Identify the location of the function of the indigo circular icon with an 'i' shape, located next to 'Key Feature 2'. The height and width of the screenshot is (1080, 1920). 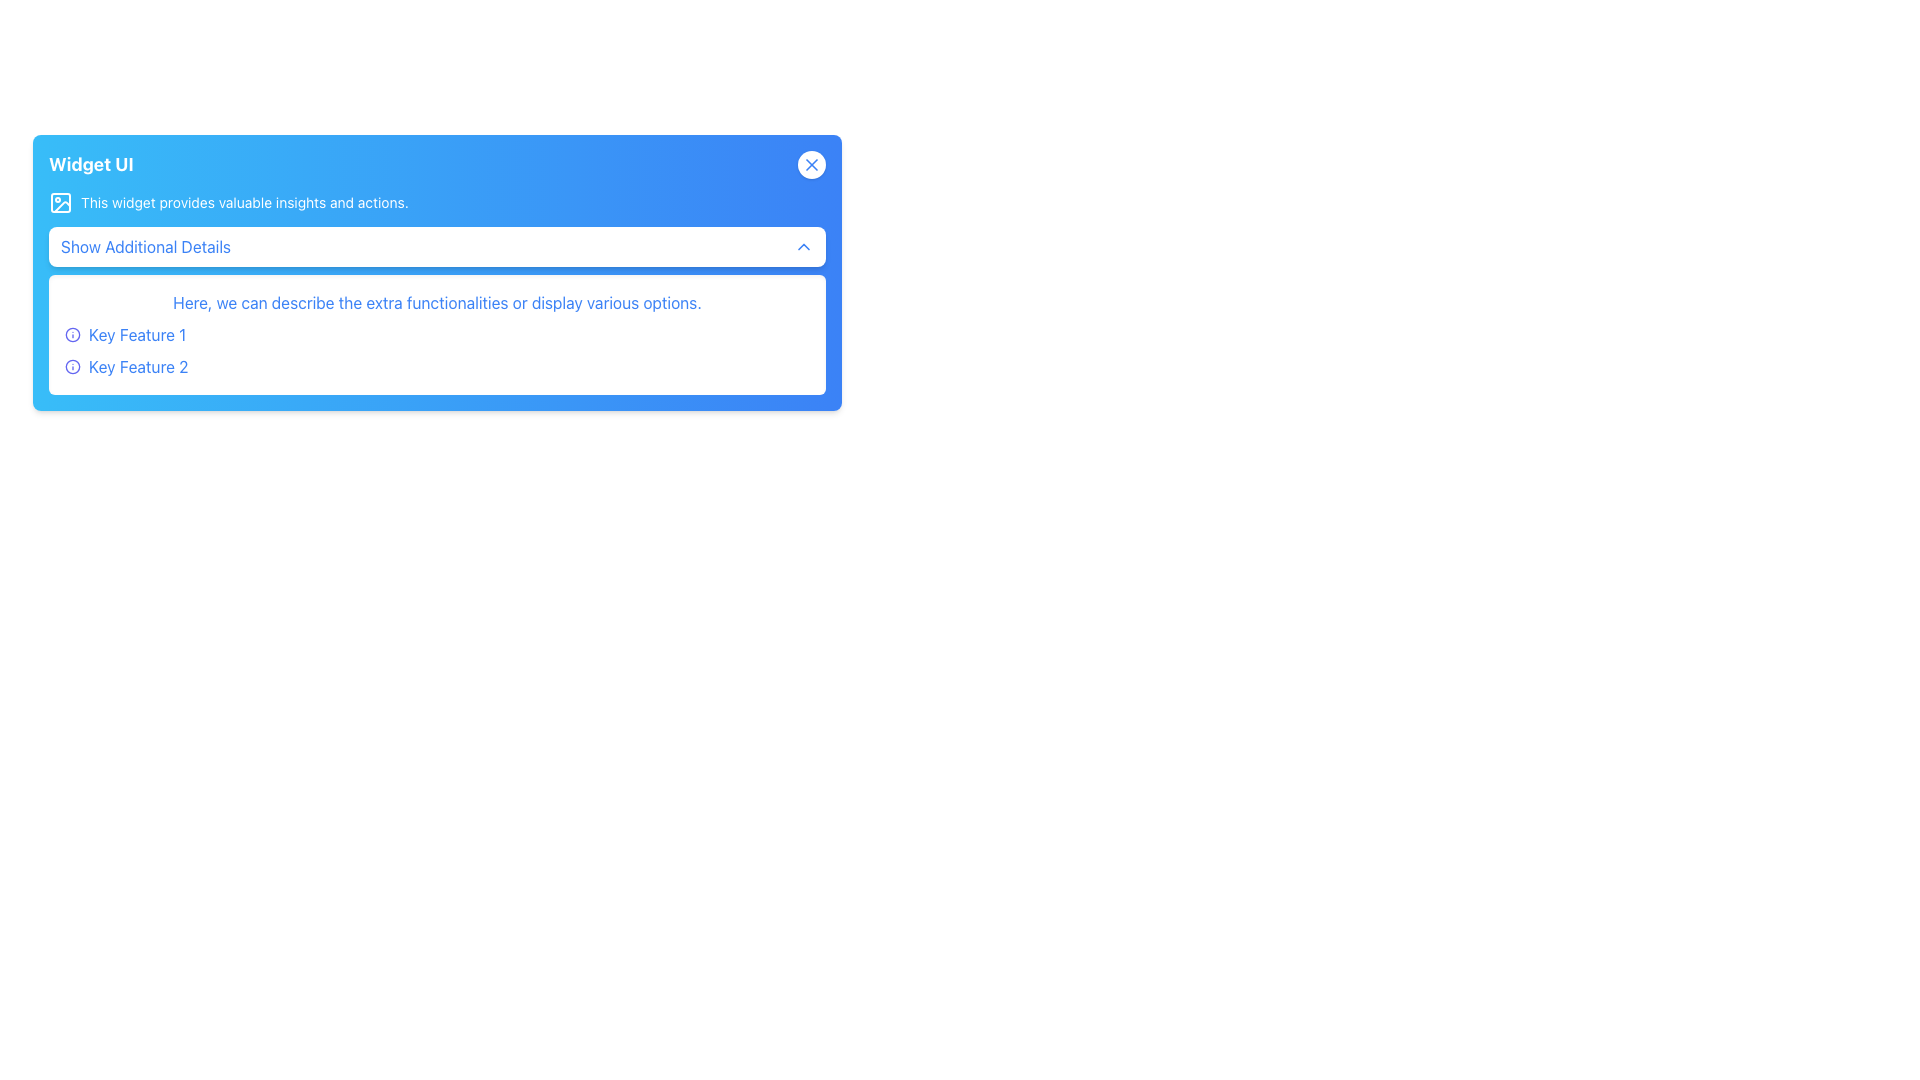
(72, 366).